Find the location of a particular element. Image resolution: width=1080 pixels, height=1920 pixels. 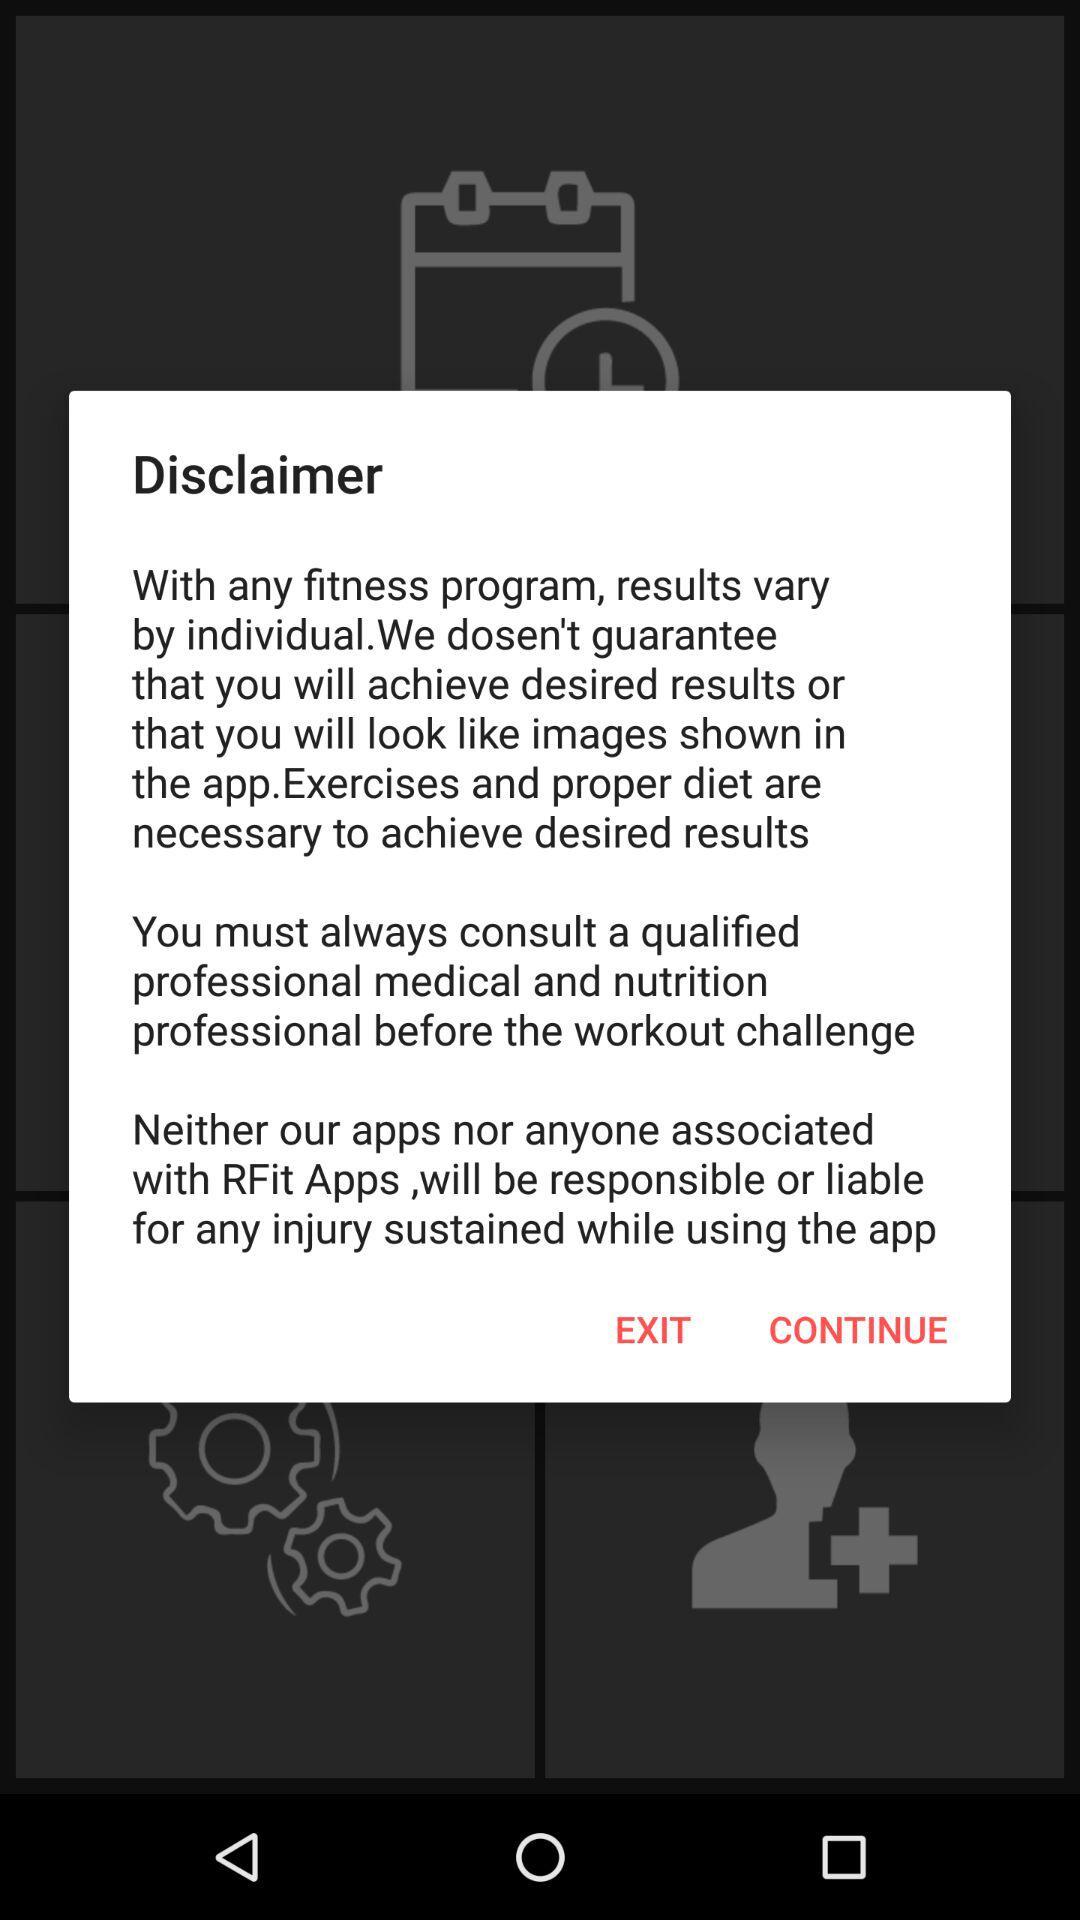

the icon below the with any fitness is located at coordinates (653, 1329).